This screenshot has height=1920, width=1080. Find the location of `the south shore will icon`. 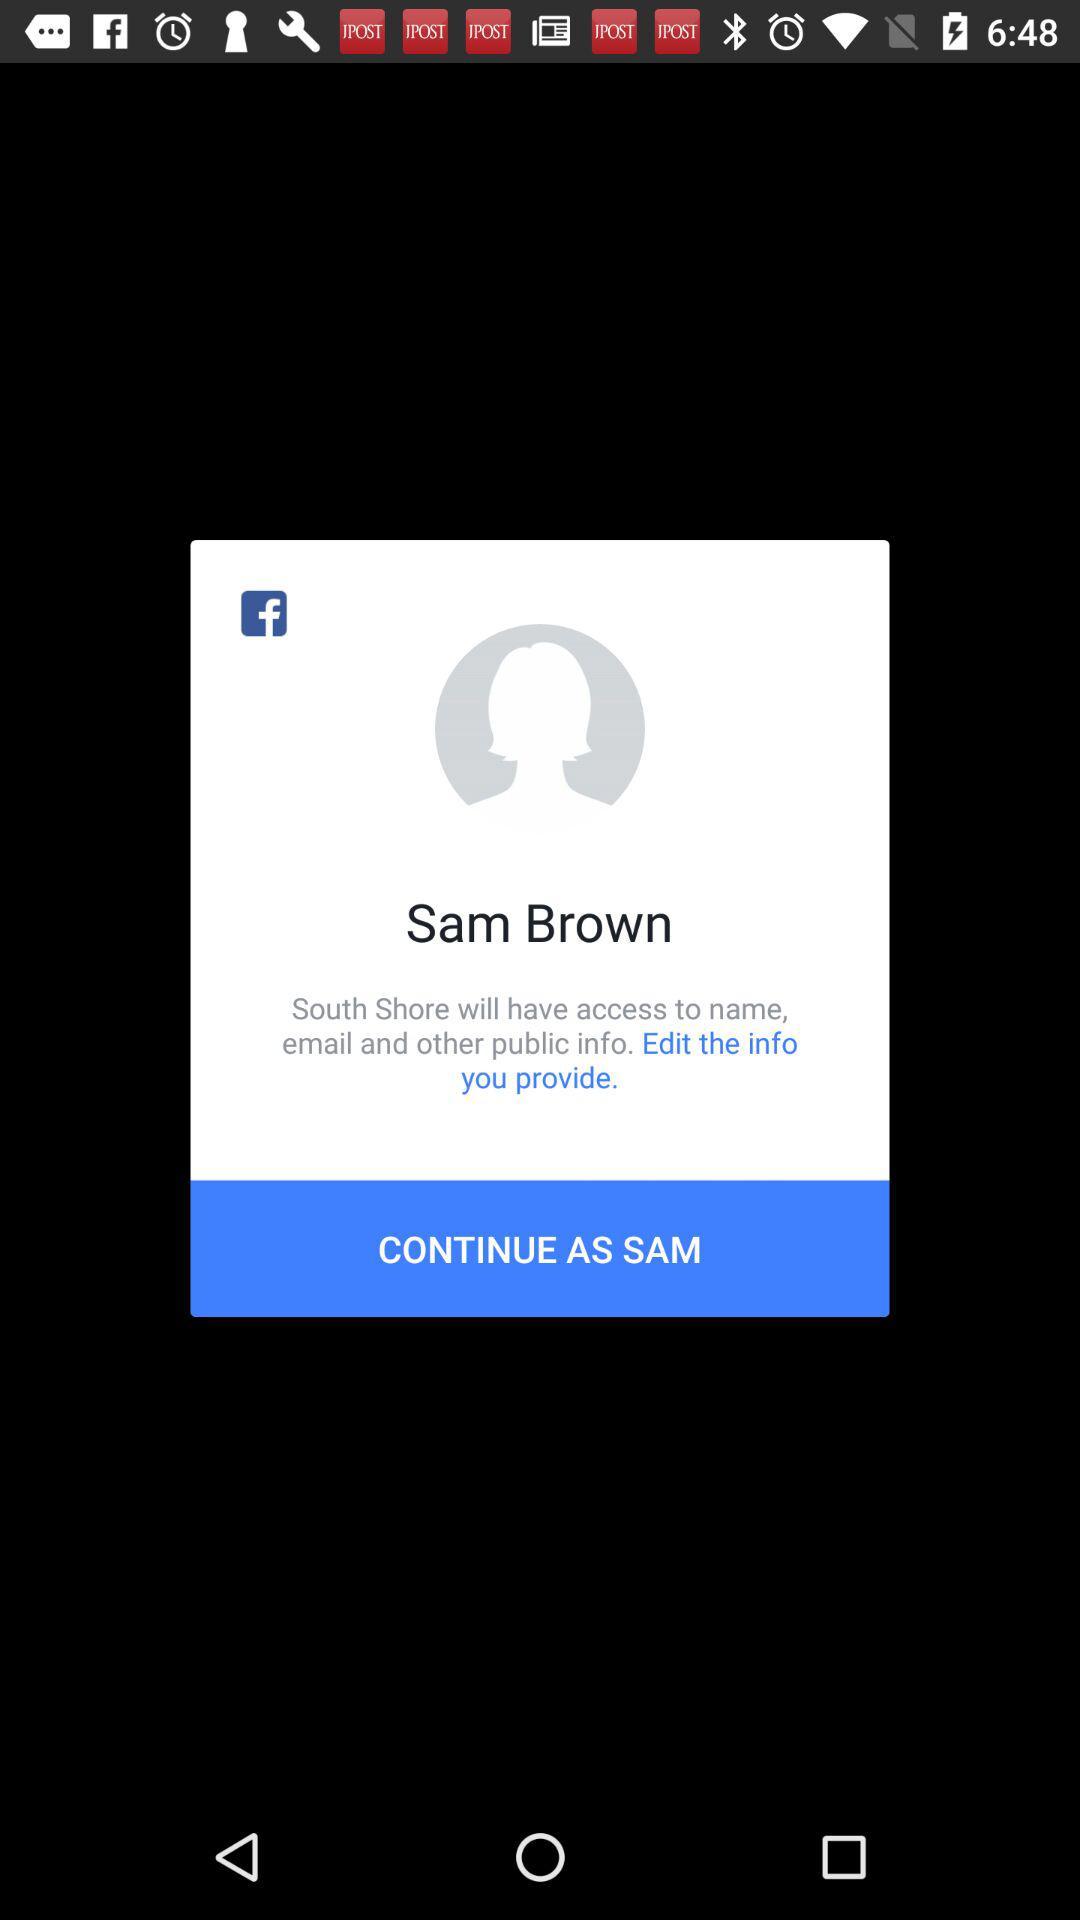

the south shore will icon is located at coordinates (540, 1041).